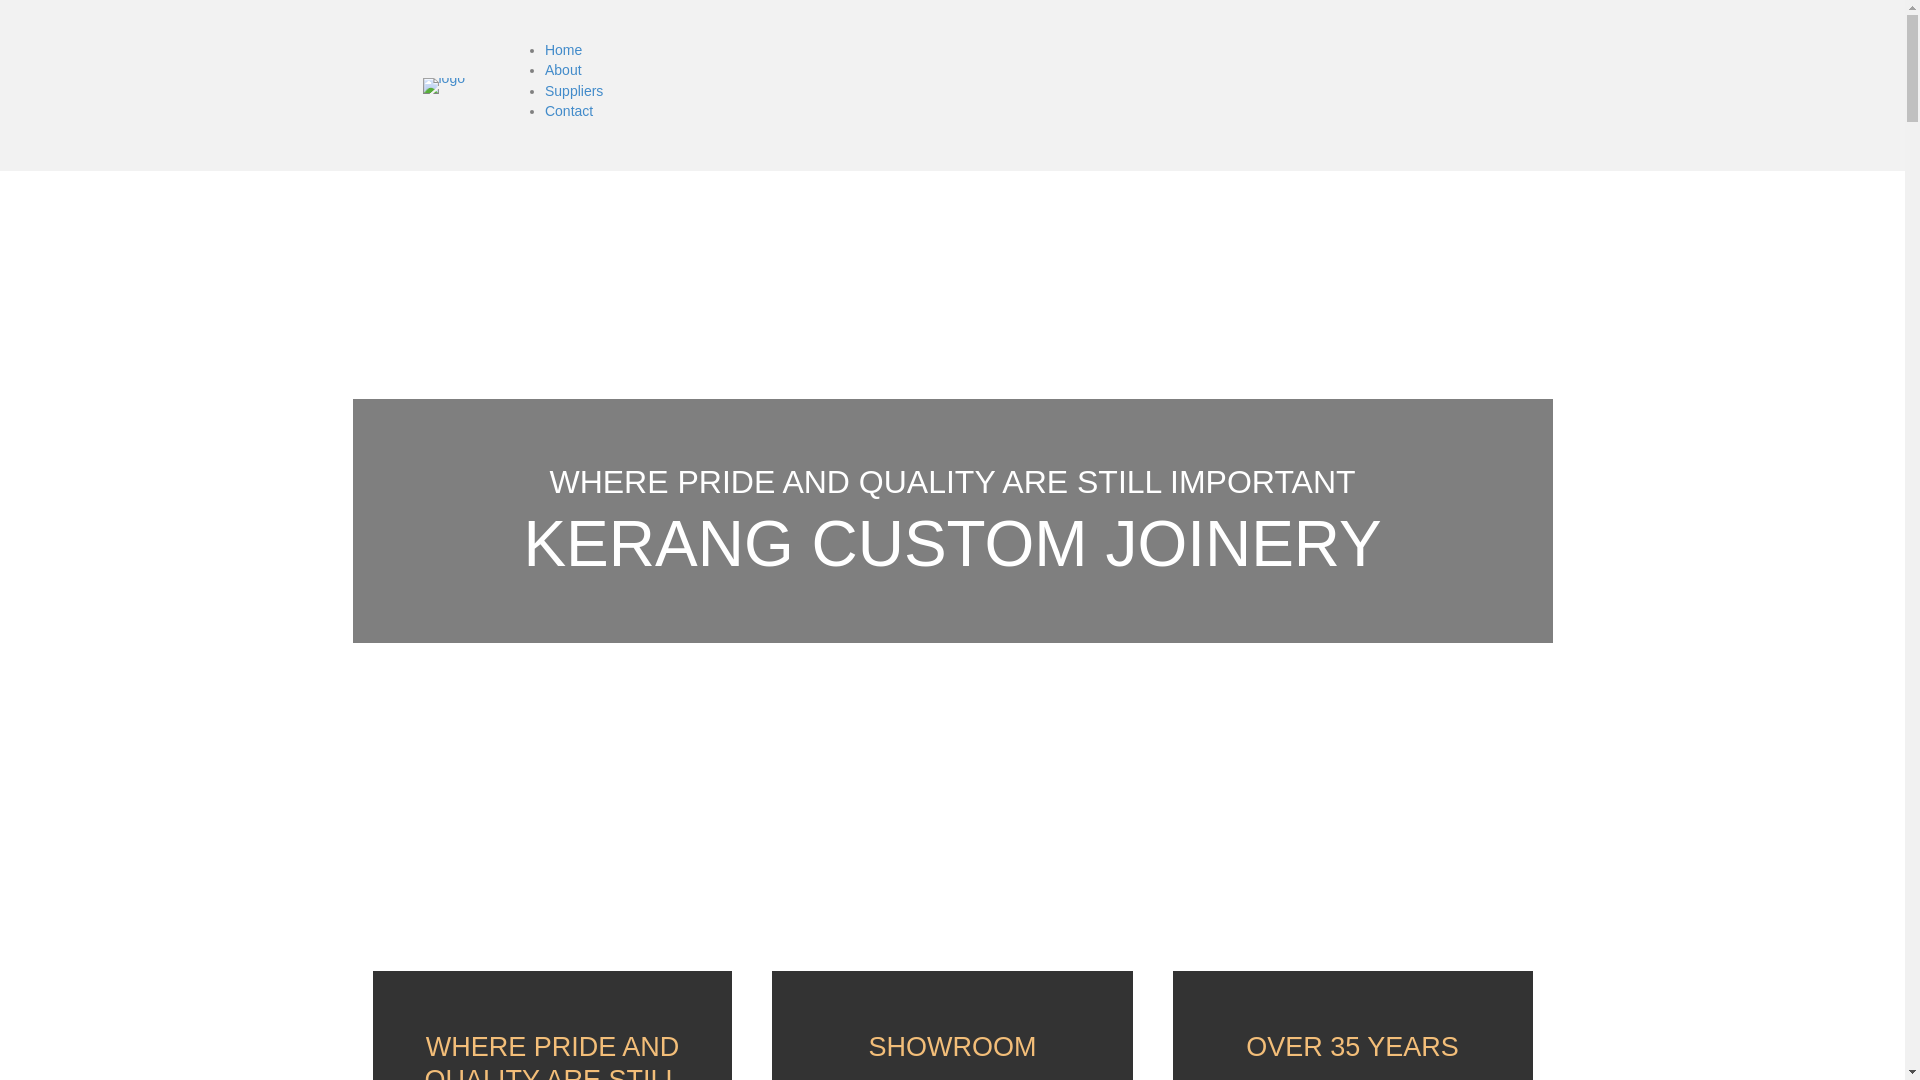 This screenshot has height=1080, width=1920. What do you see at coordinates (562, 68) in the screenshot?
I see `'About'` at bounding box center [562, 68].